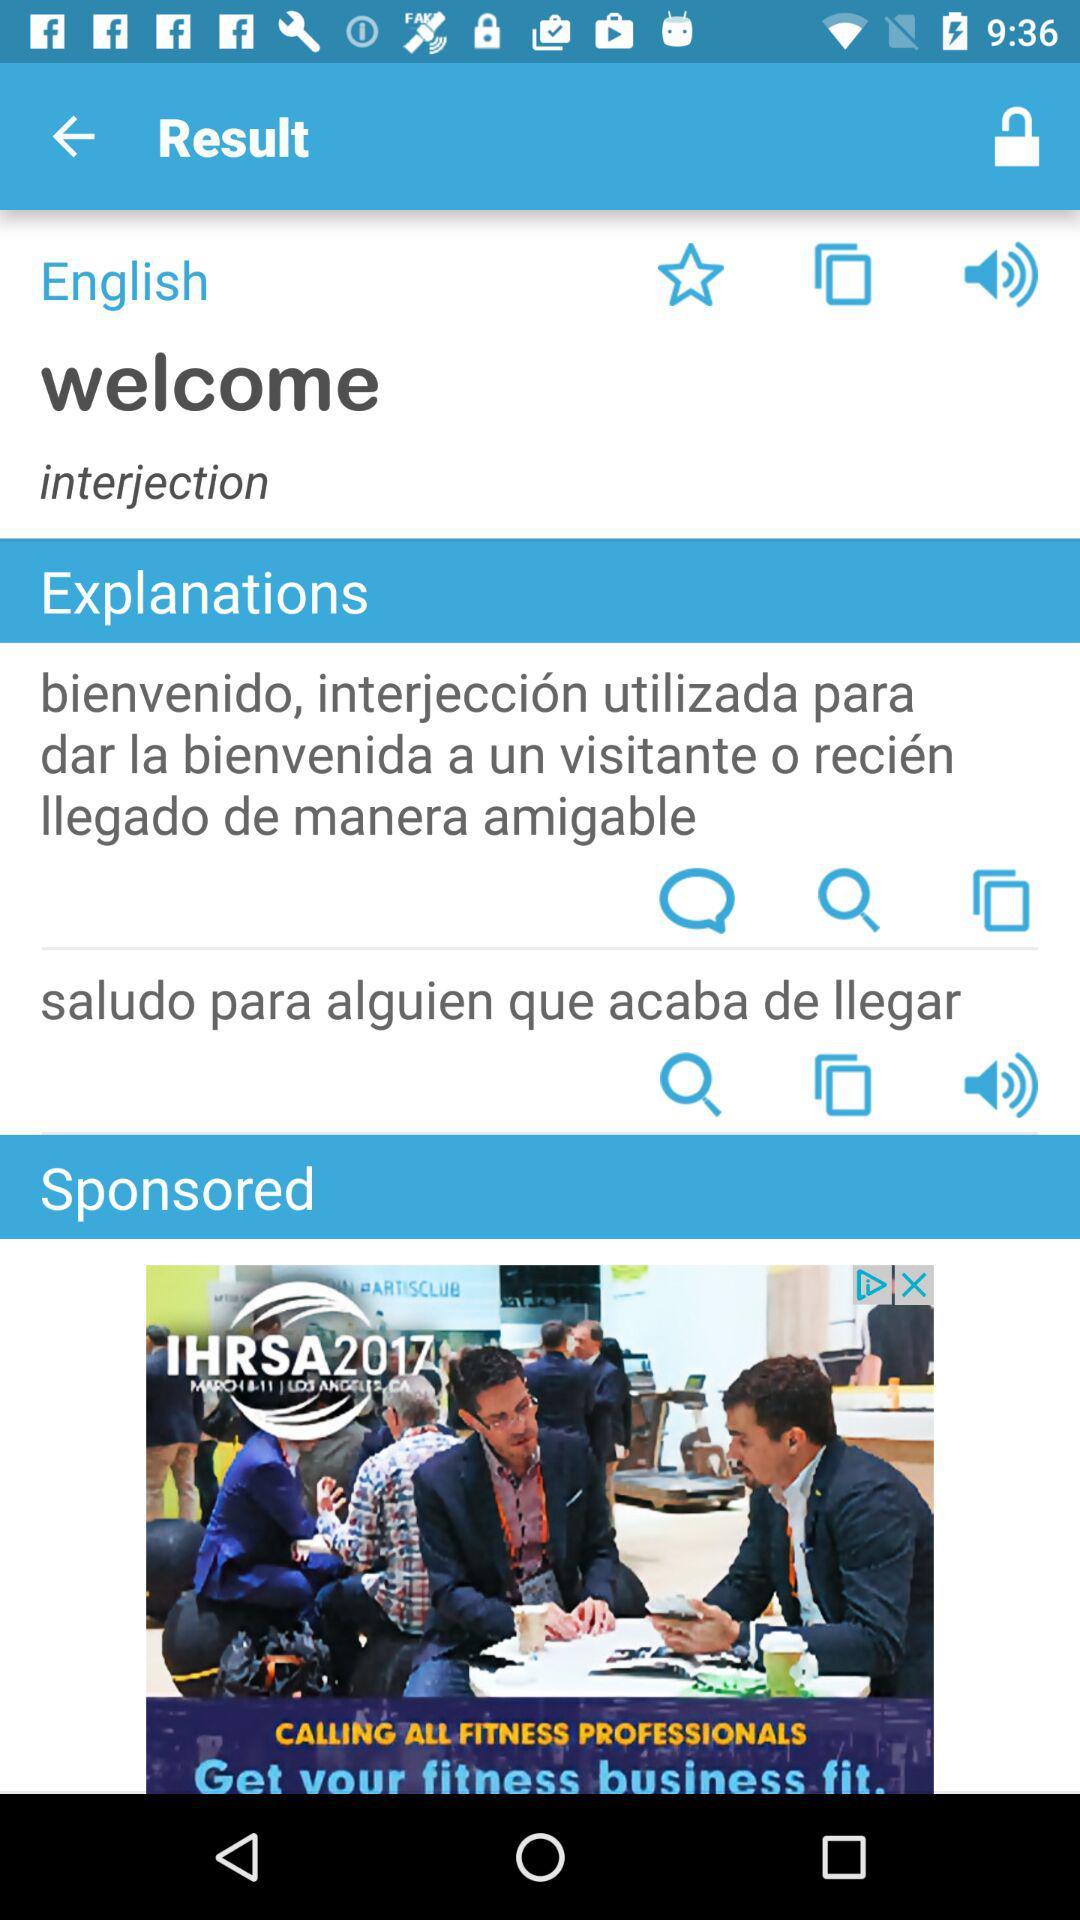 The height and width of the screenshot is (1920, 1080). What do you see at coordinates (540, 1528) in the screenshot?
I see `advertisement` at bounding box center [540, 1528].